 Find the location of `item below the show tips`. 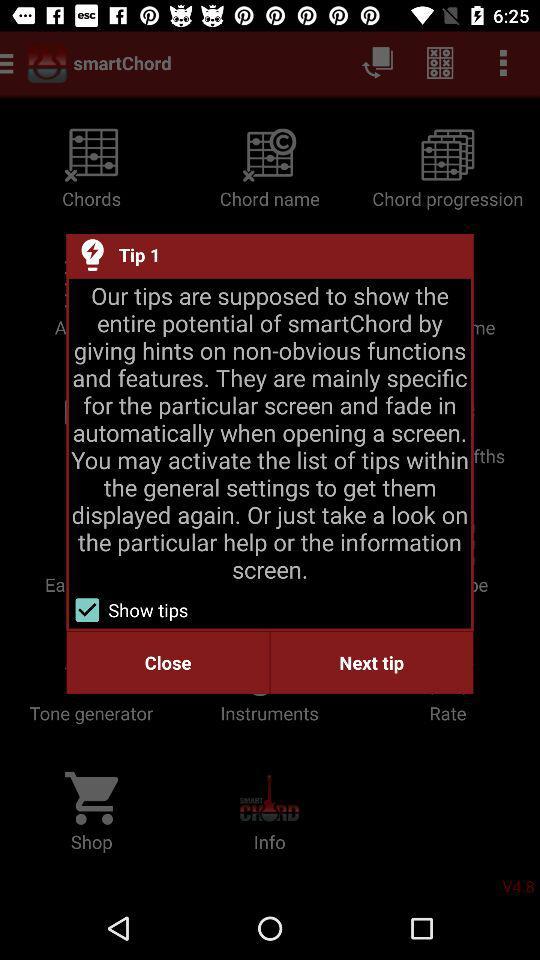

item below the show tips is located at coordinates (167, 662).